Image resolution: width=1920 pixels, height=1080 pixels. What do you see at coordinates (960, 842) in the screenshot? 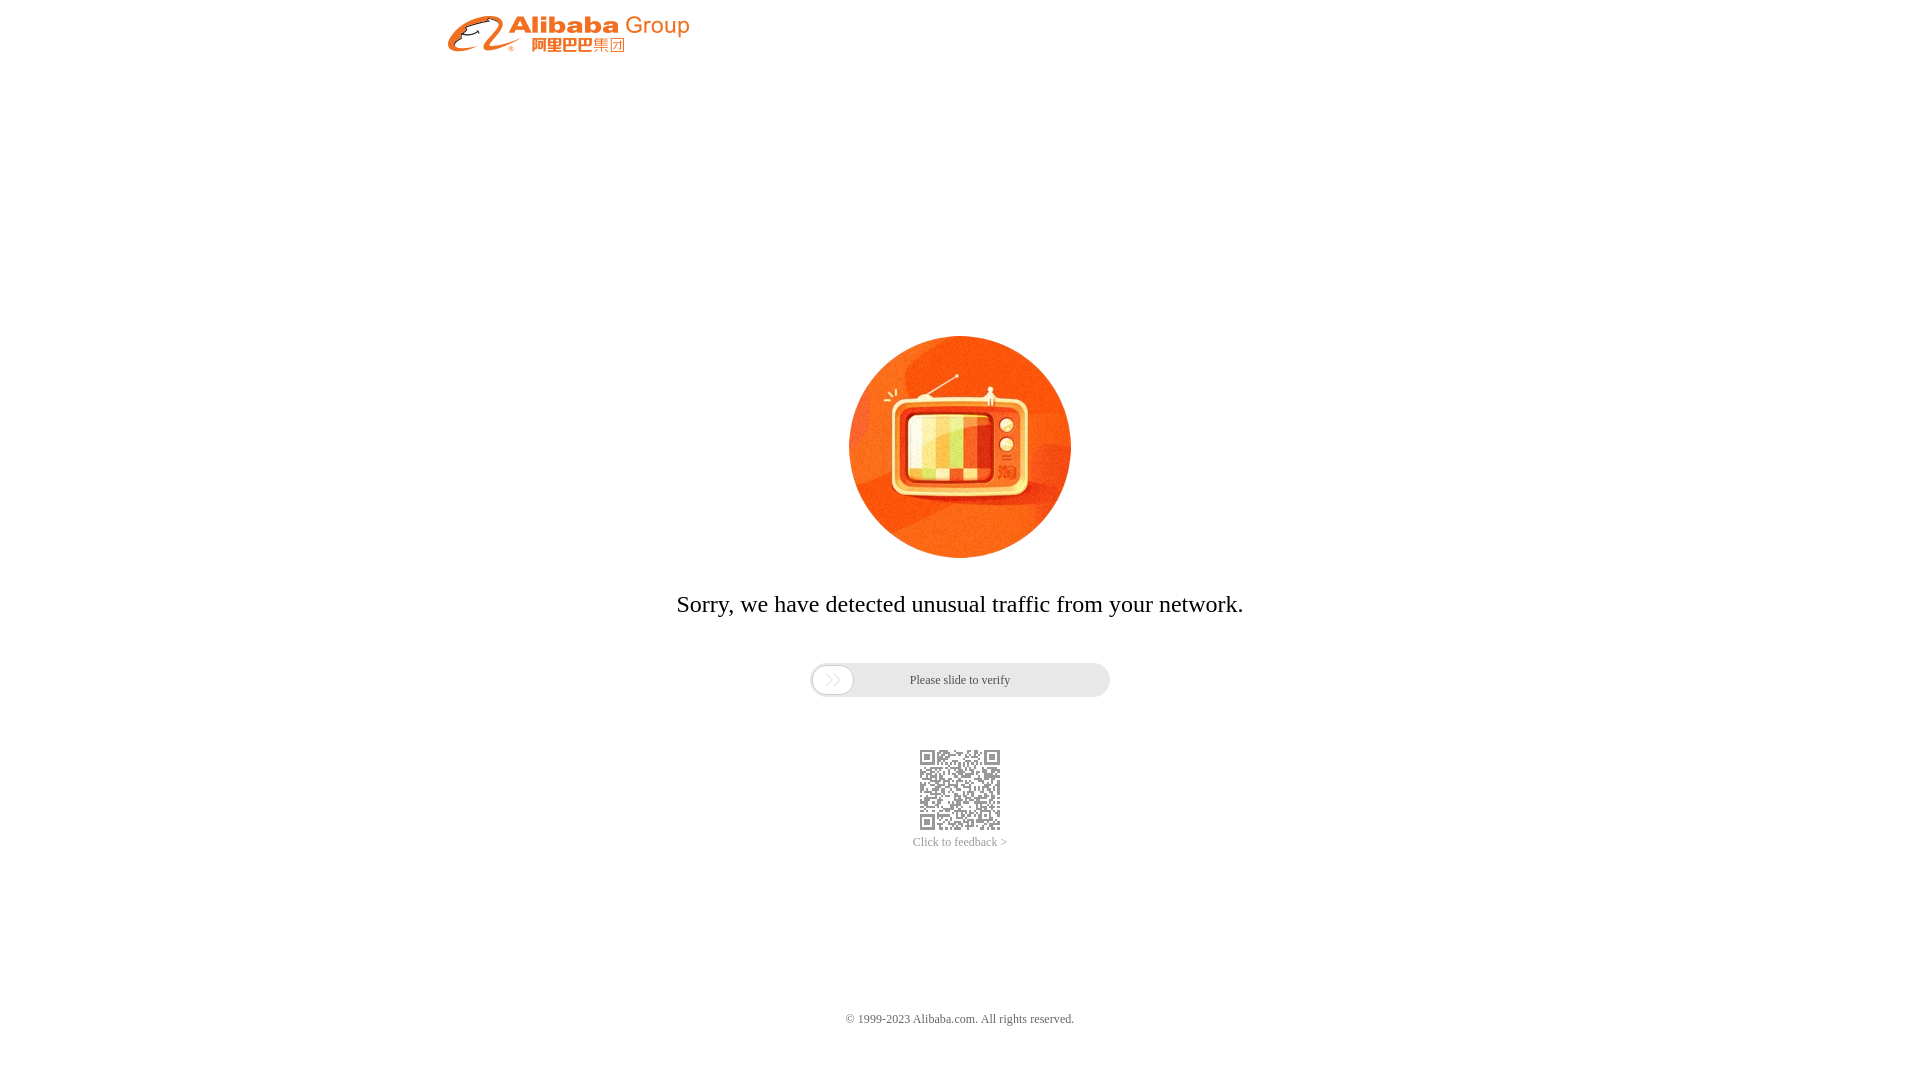
I see `'Click to feedback >'` at bounding box center [960, 842].